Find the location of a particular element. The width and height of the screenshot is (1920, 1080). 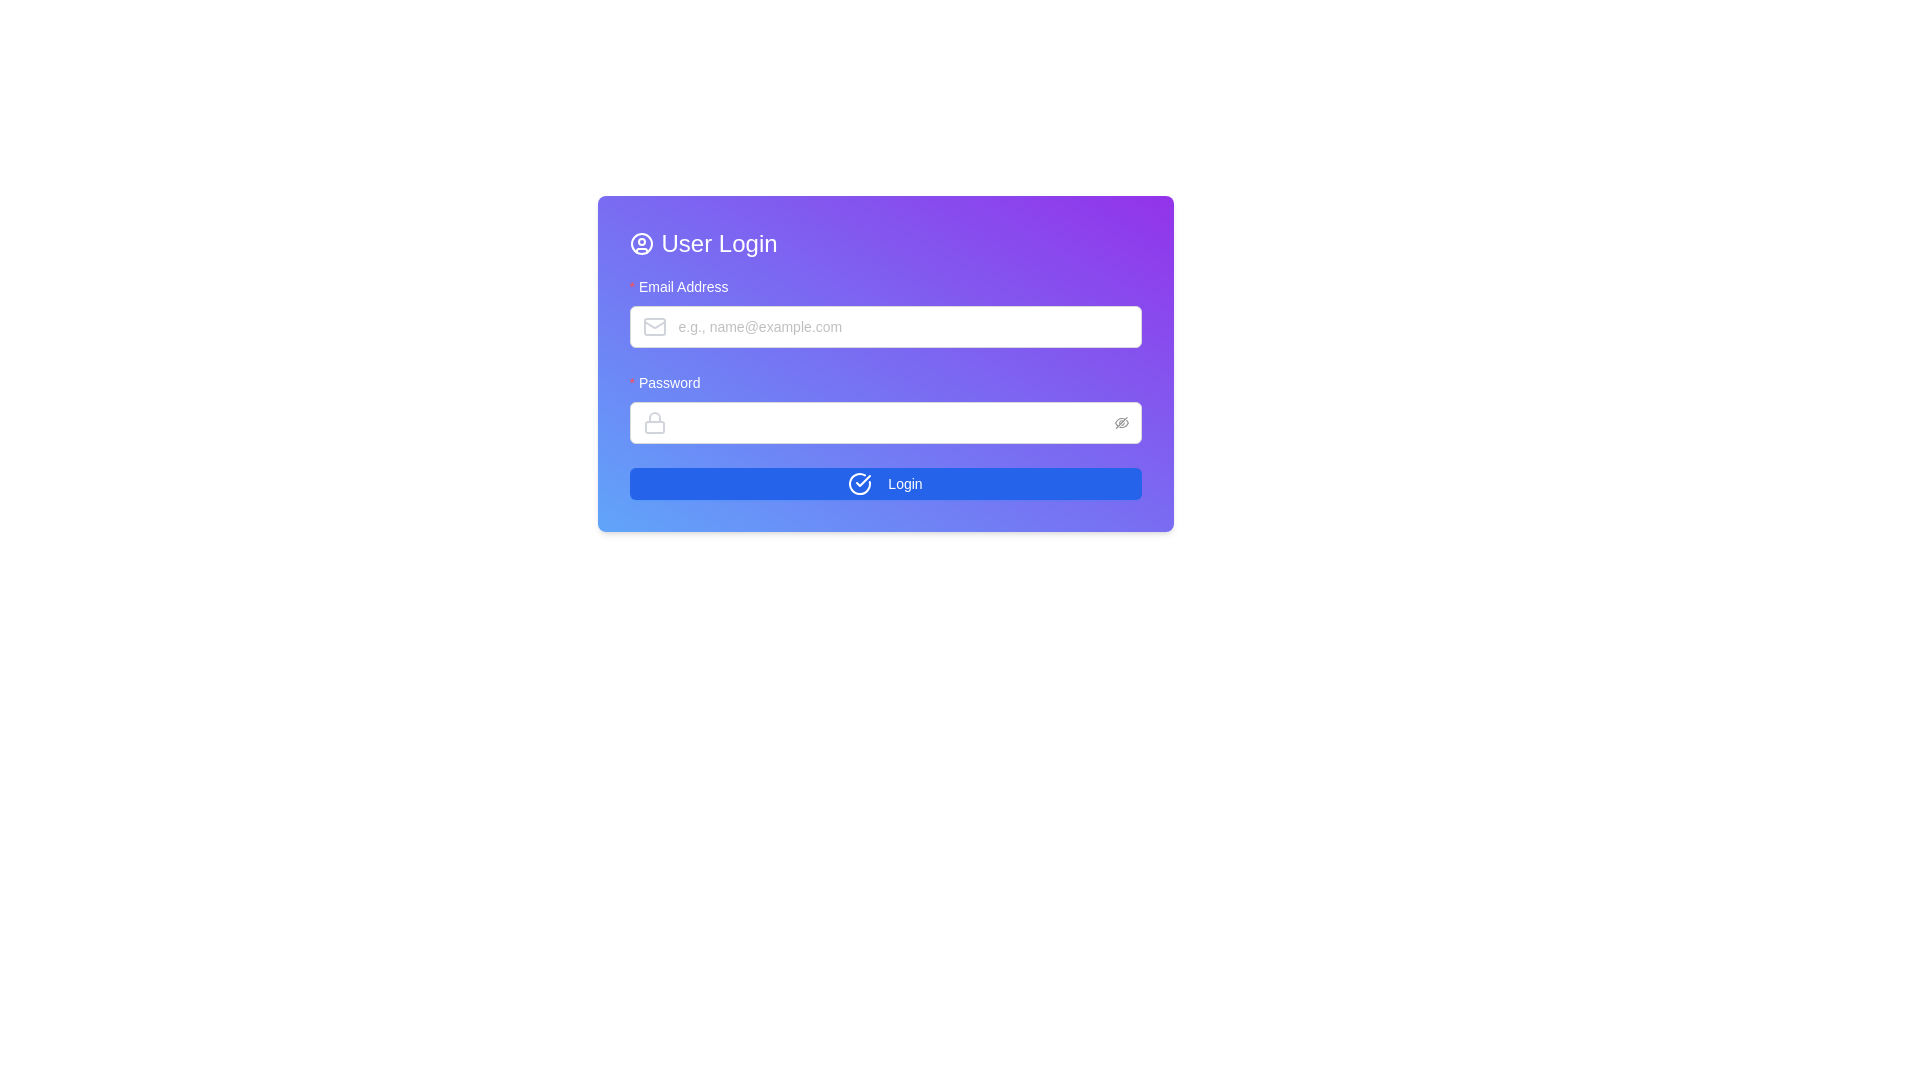

the 'Password' label in the login form, which features medium-weight white font and is positioned above the password input box is located at coordinates (672, 382).